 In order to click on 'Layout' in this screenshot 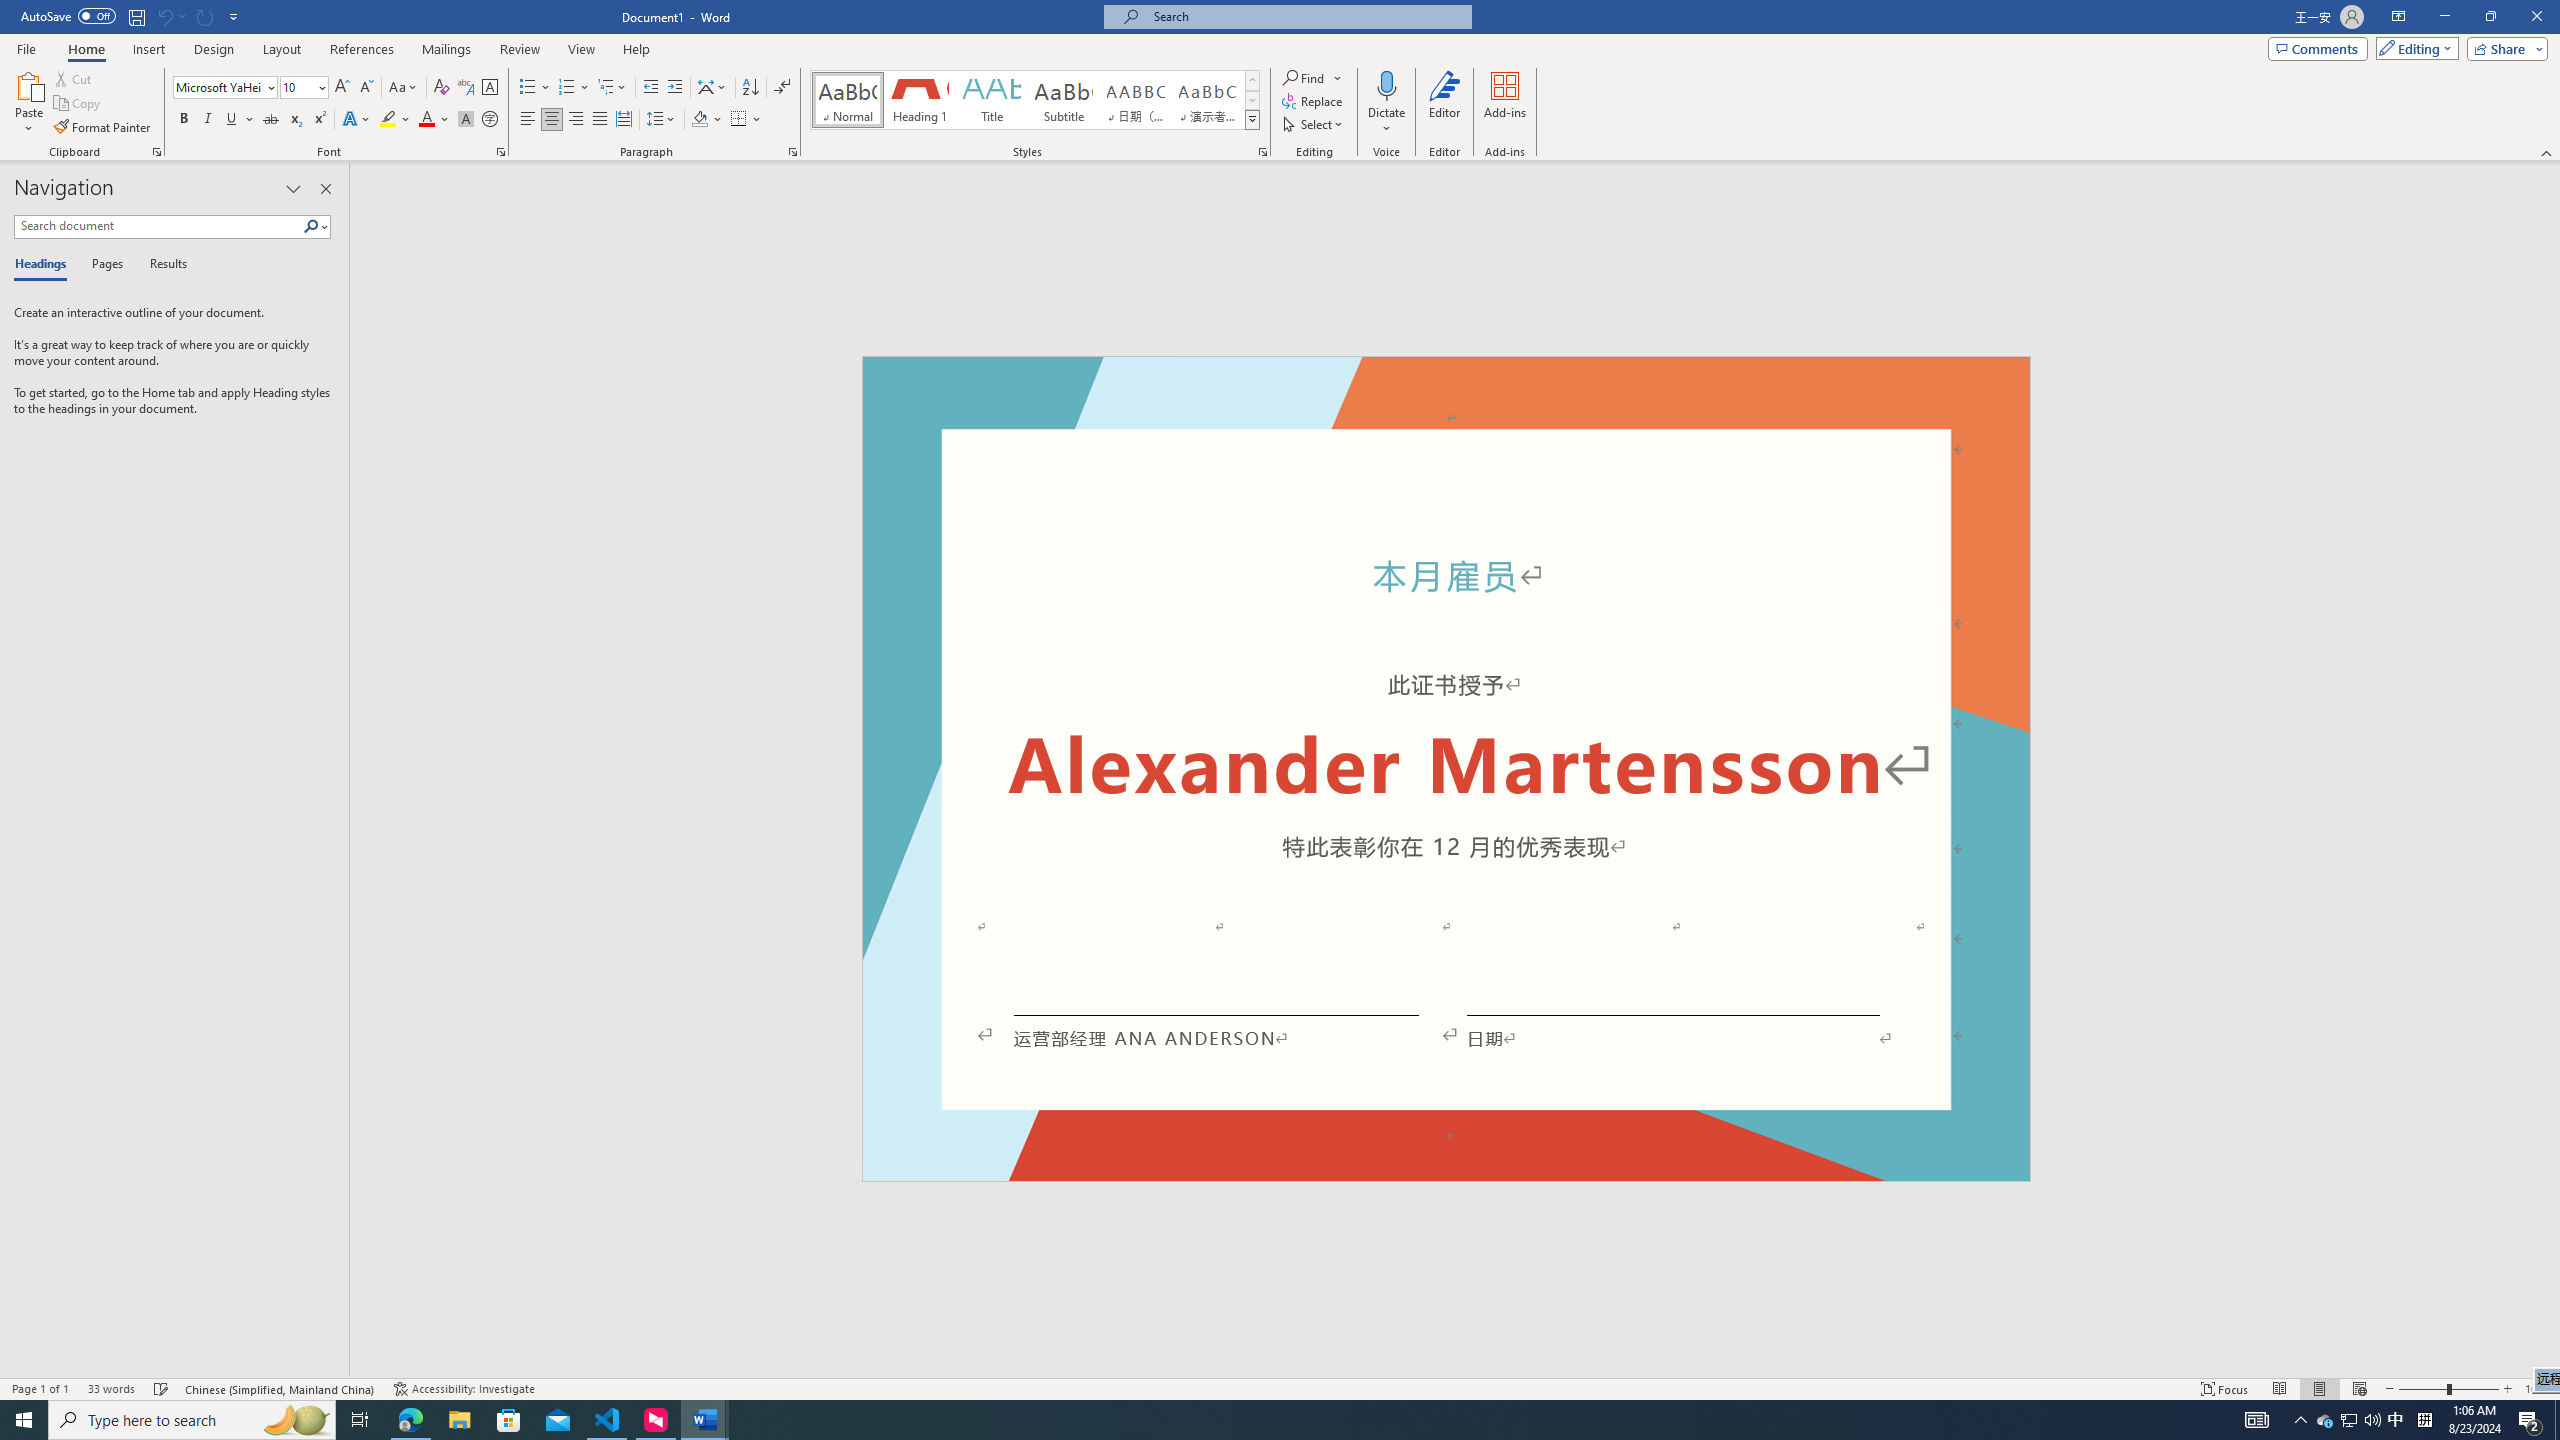, I will do `click(281, 49)`.